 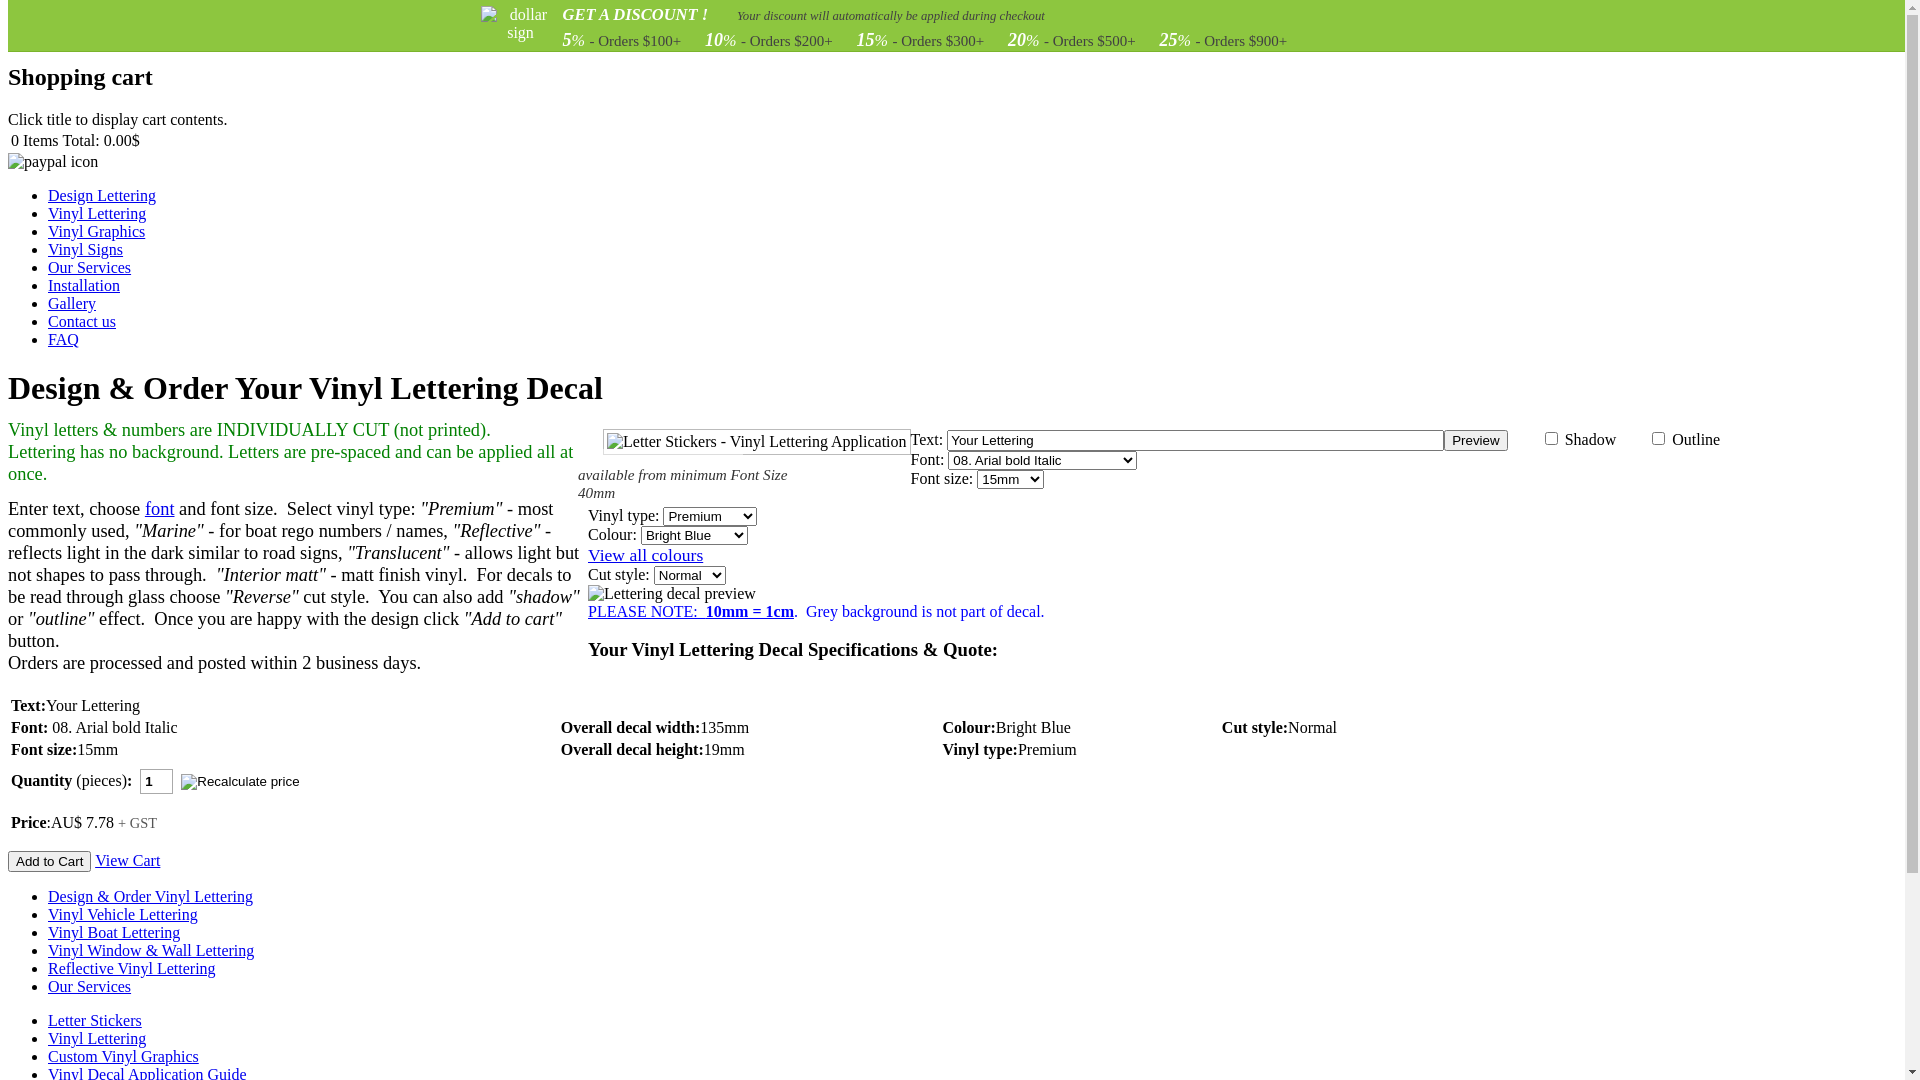 I want to click on 'Design & Order Vinyl Lettering', so click(x=149, y=895).